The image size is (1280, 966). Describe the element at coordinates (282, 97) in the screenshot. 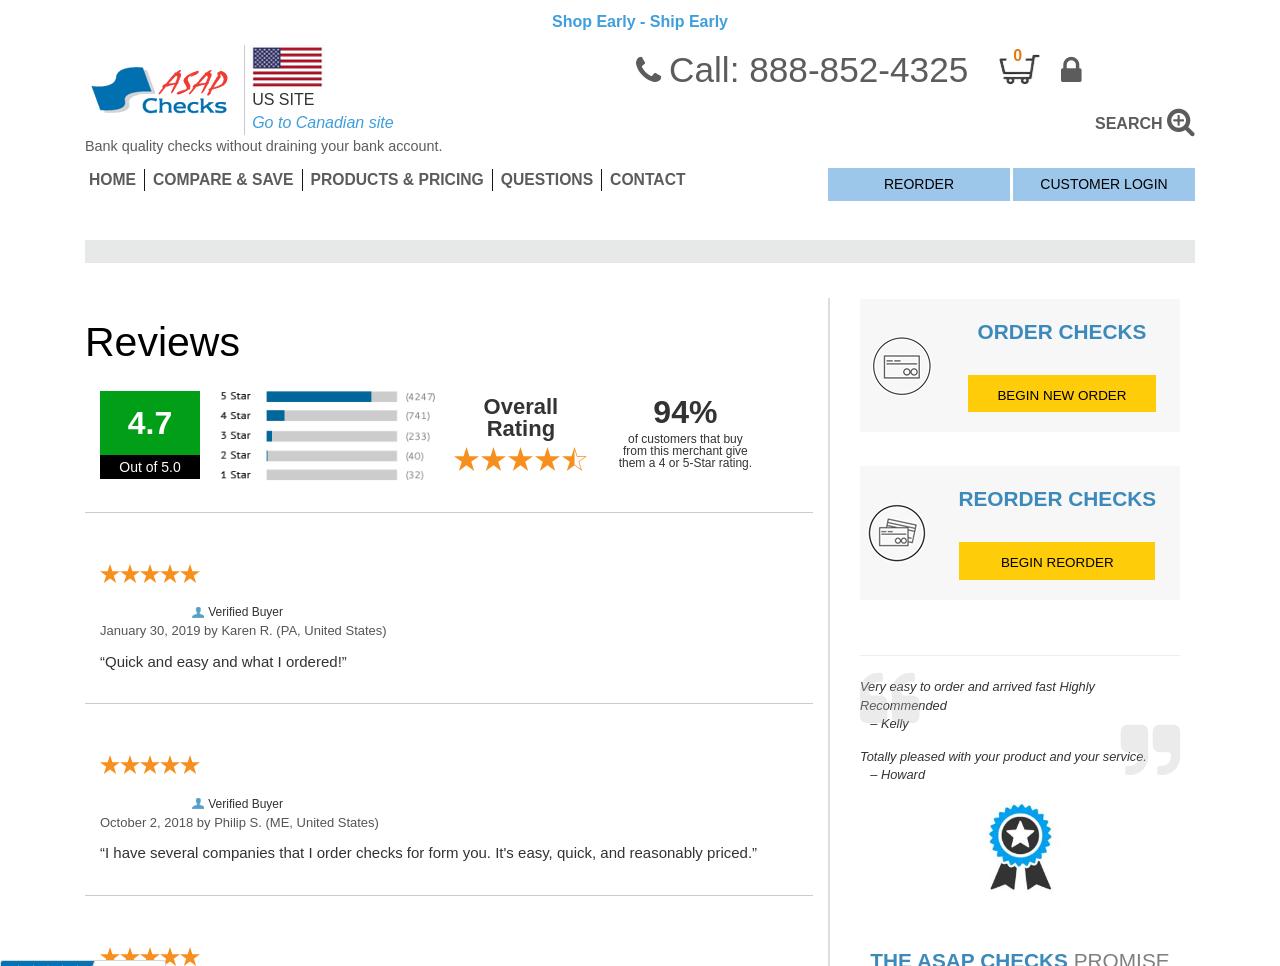

I see `'US SITE'` at that location.